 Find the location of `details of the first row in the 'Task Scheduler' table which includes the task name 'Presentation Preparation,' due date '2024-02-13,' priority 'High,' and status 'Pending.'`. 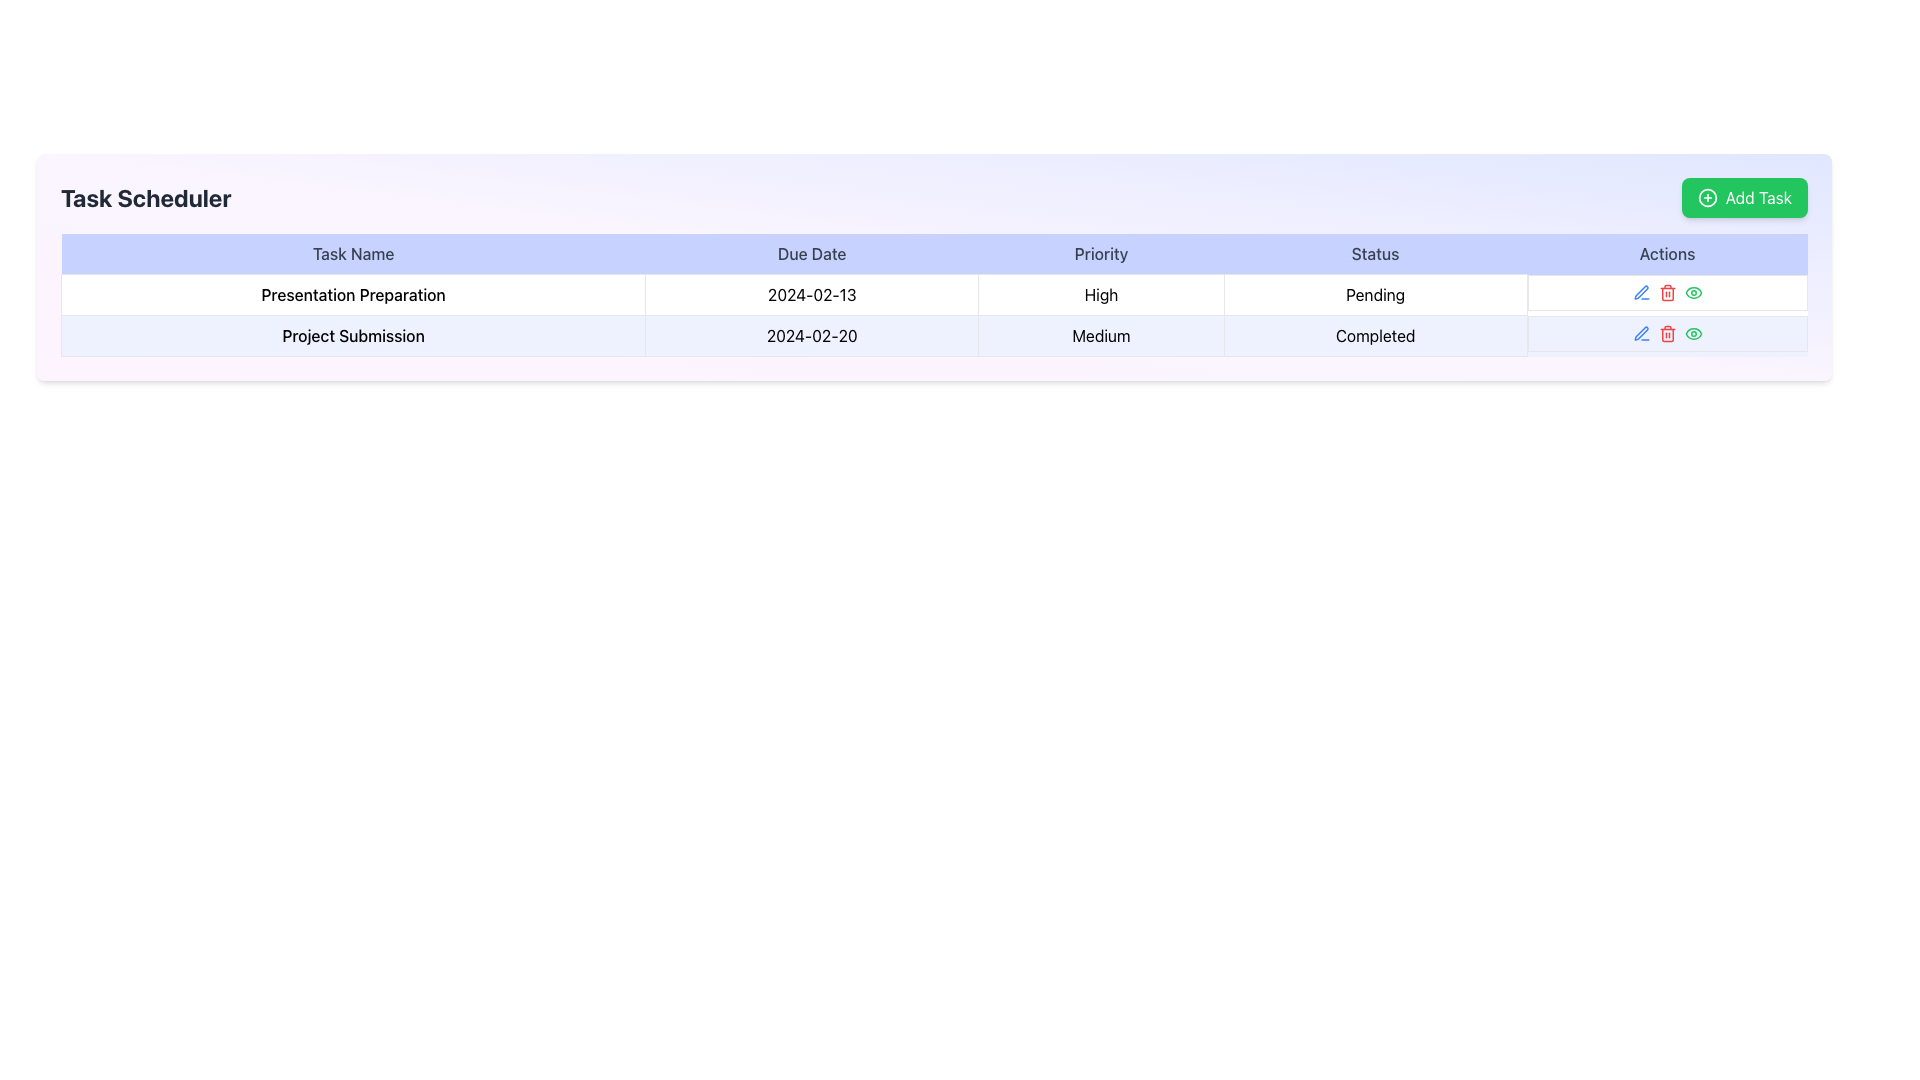

details of the first row in the 'Task Scheduler' table which includes the task name 'Presentation Preparation,' due date '2024-02-13,' priority 'High,' and status 'Pending.' is located at coordinates (933, 294).